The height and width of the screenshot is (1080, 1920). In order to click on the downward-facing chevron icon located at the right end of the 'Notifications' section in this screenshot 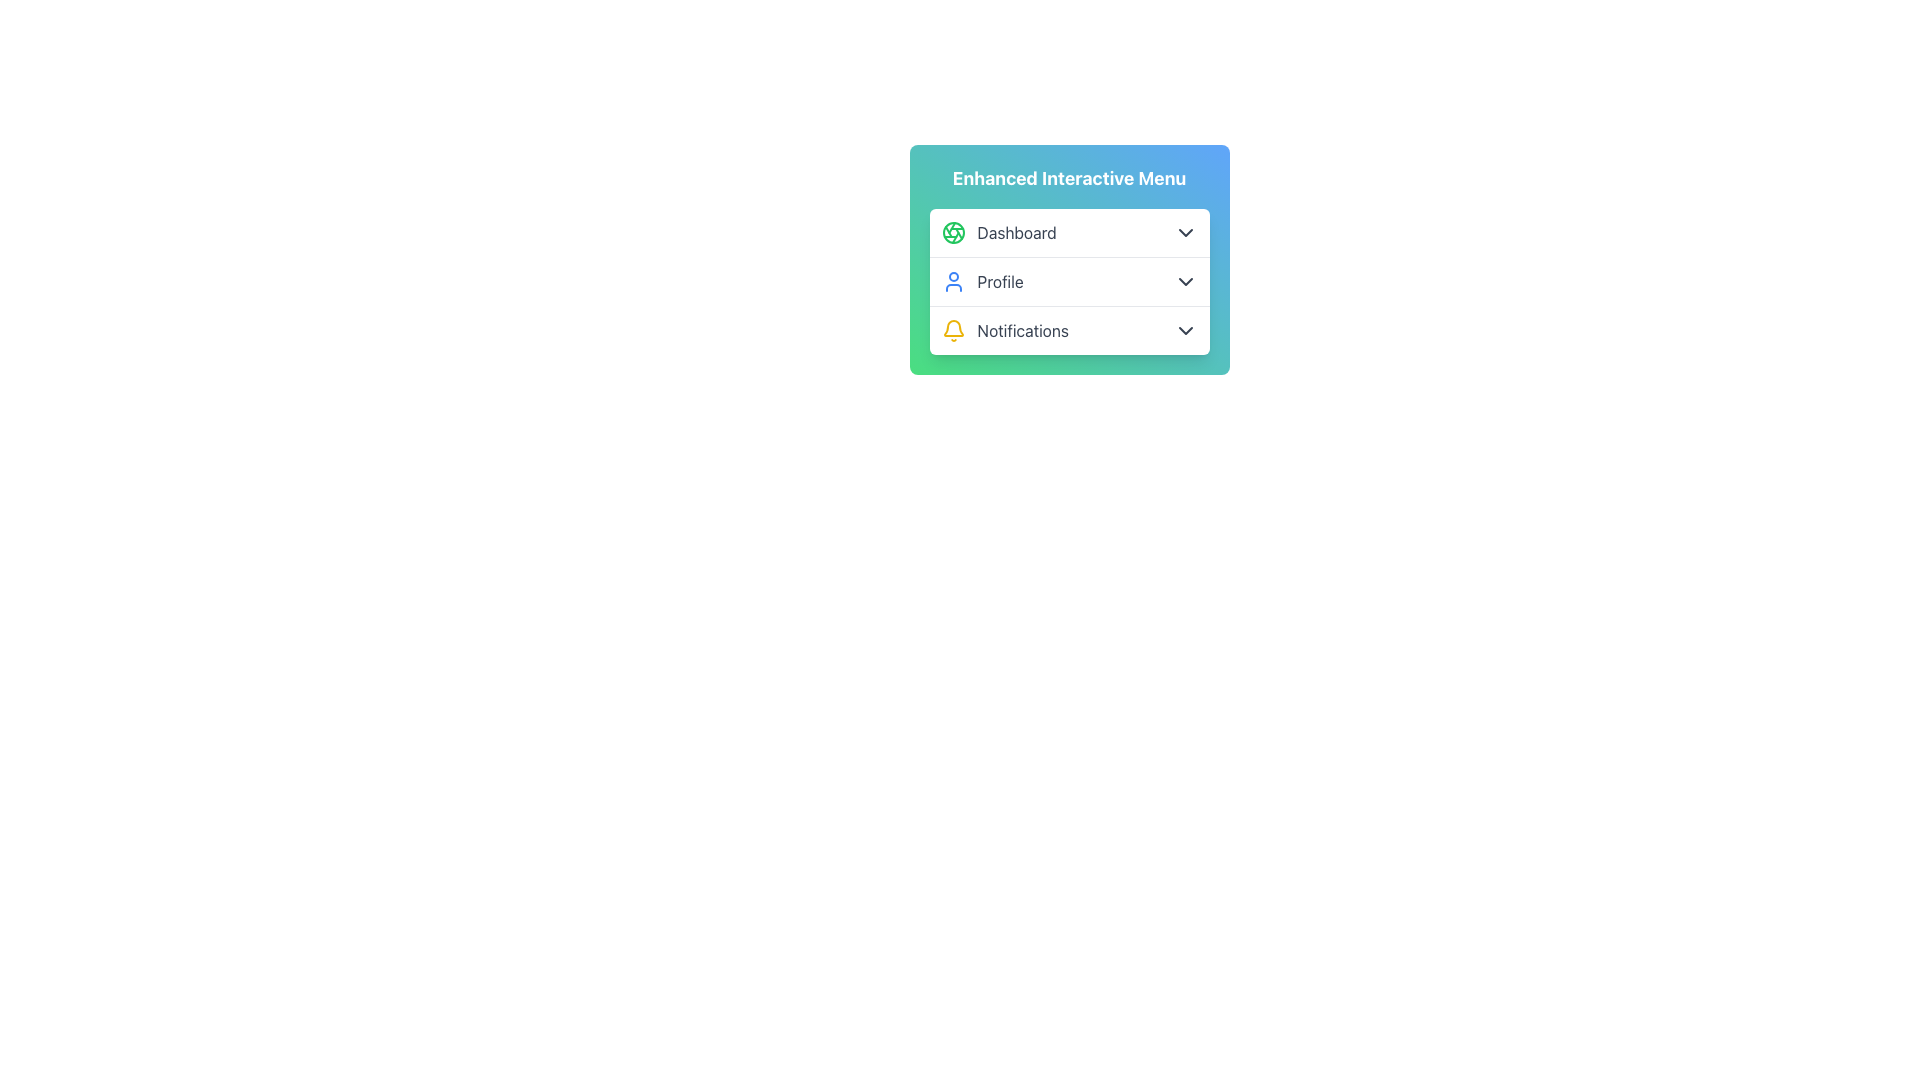, I will do `click(1185, 330)`.